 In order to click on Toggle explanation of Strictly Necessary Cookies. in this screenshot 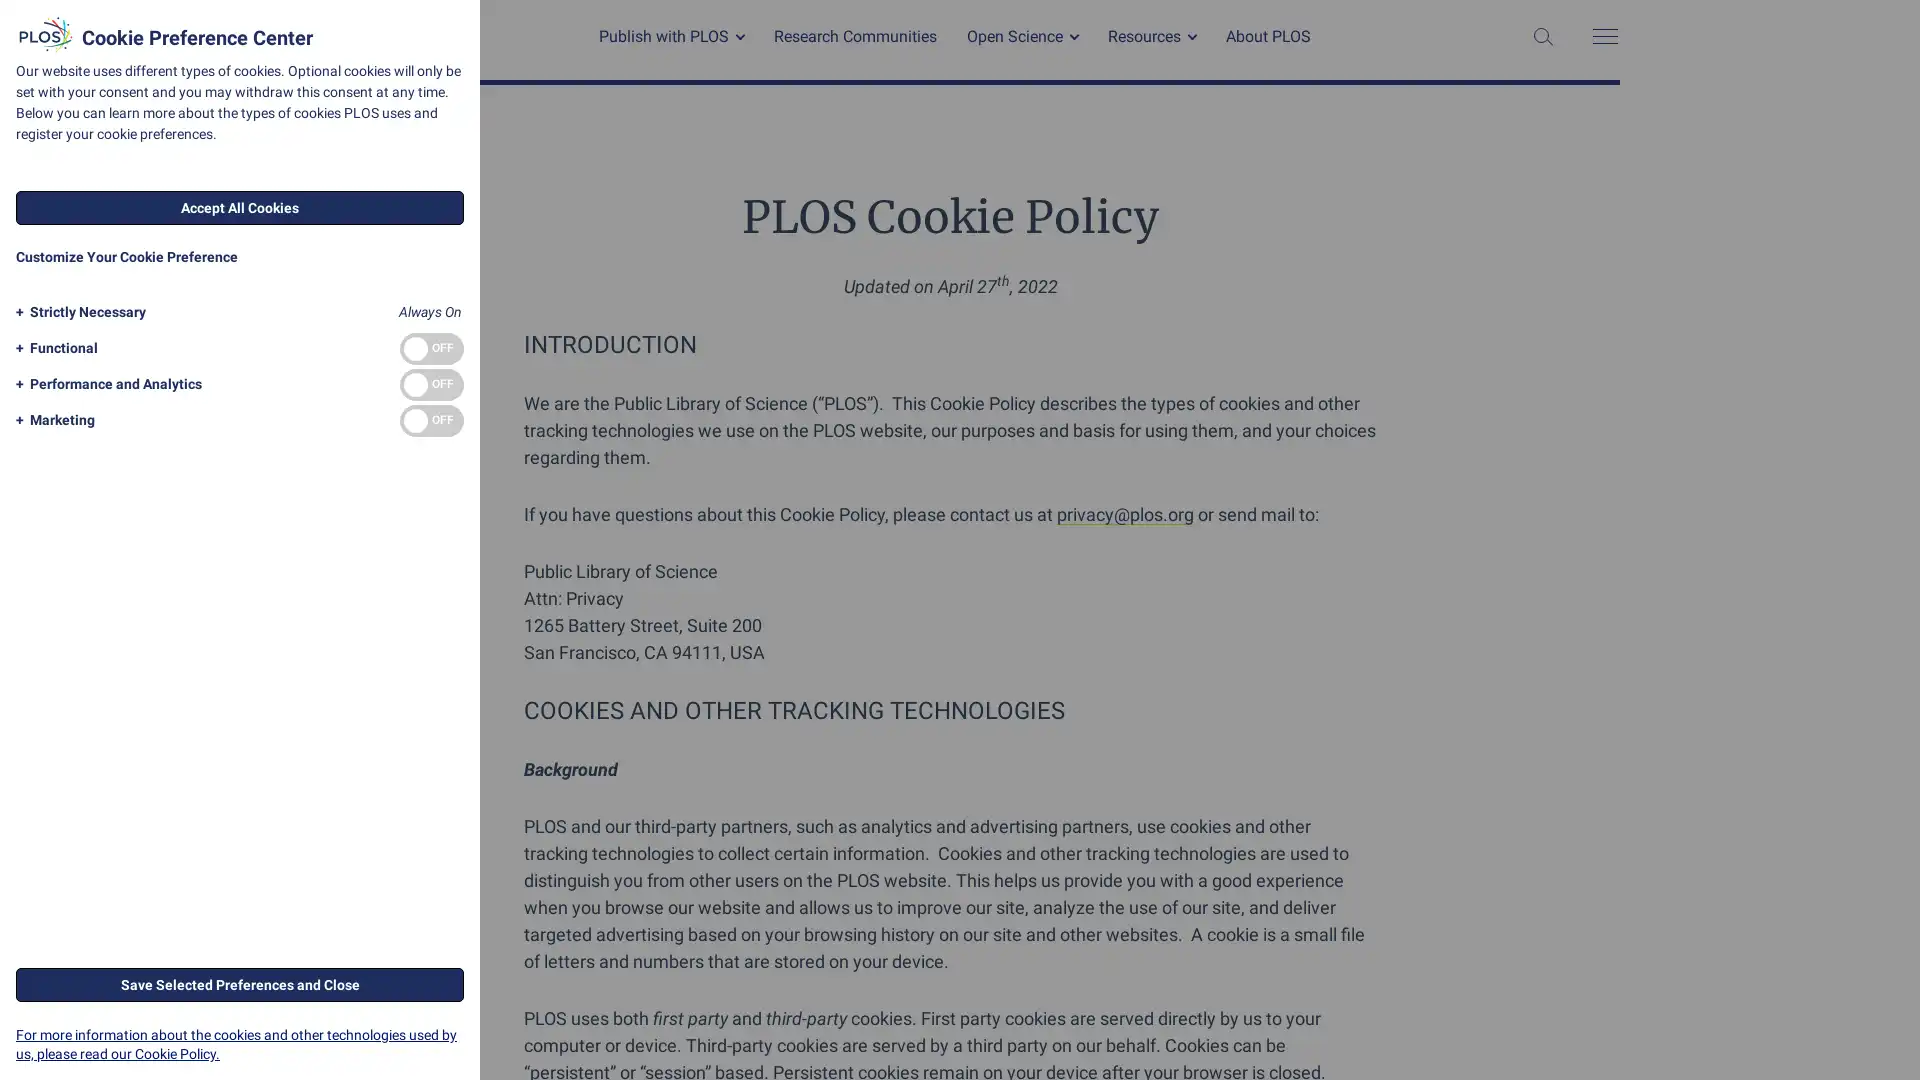, I will do `click(77, 312)`.